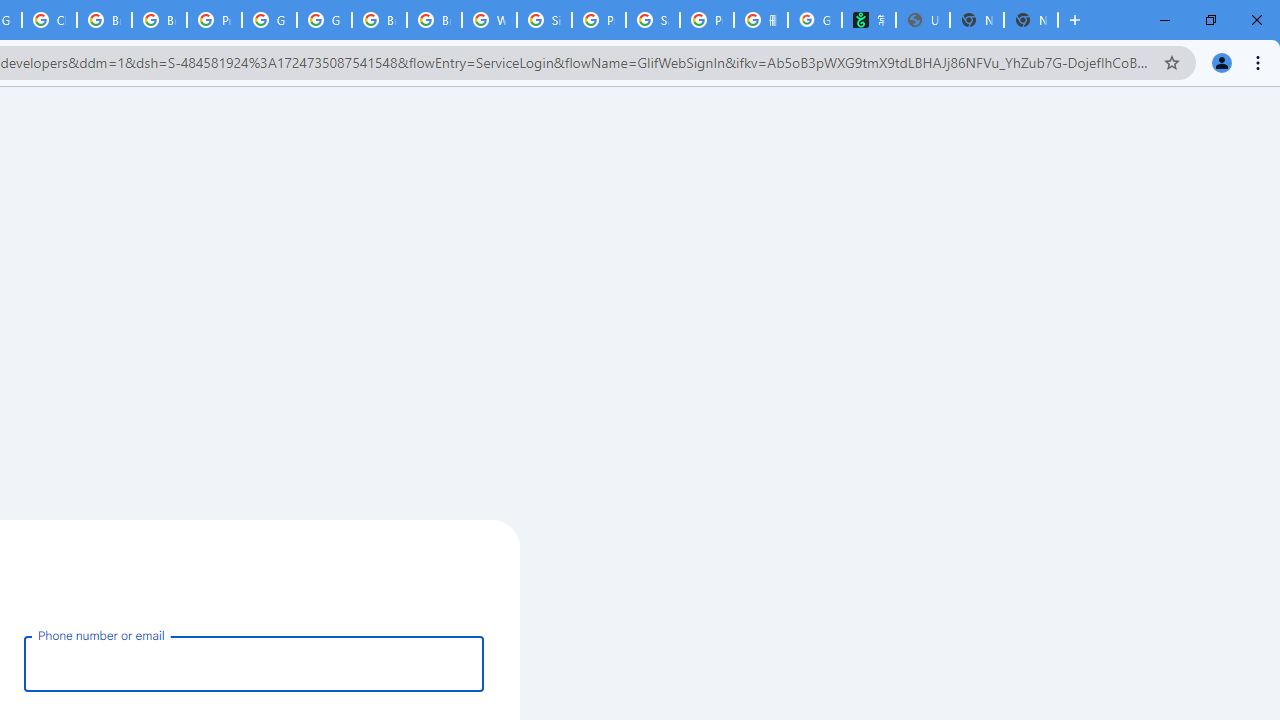  I want to click on 'Google Cloud Platform', so click(268, 20).